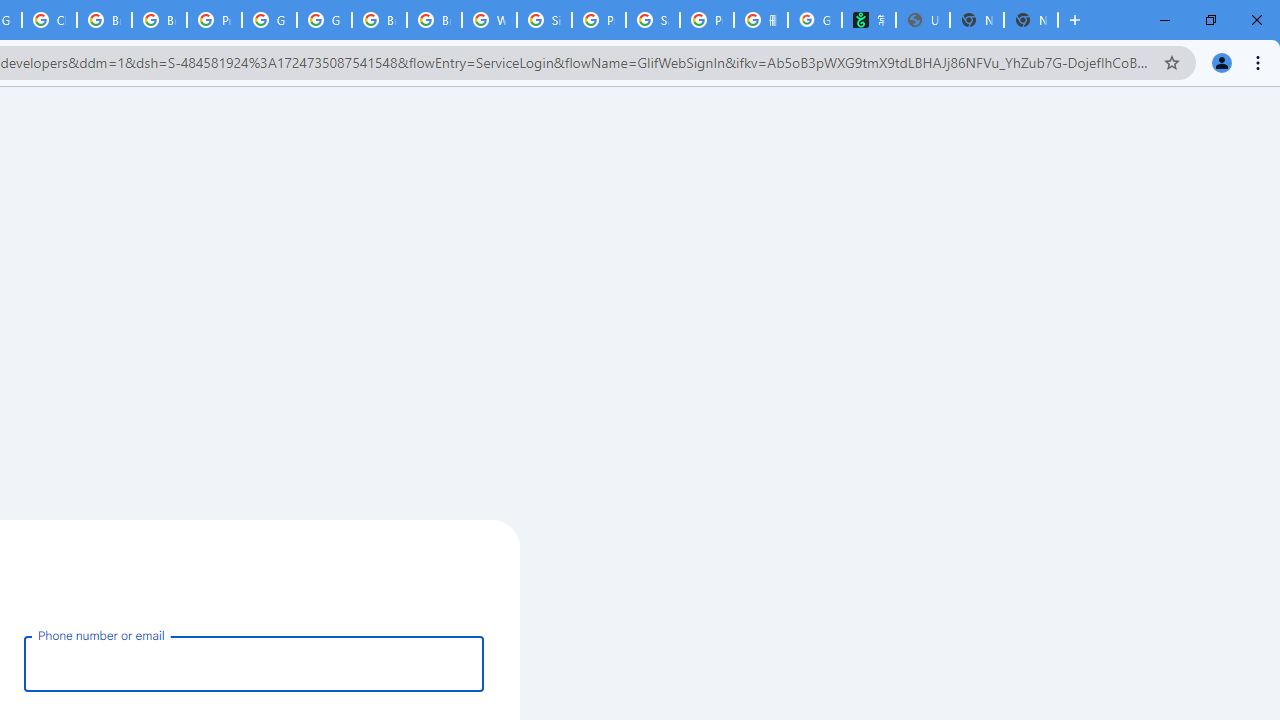  I want to click on 'Google Cloud Platform', so click(268, 20).